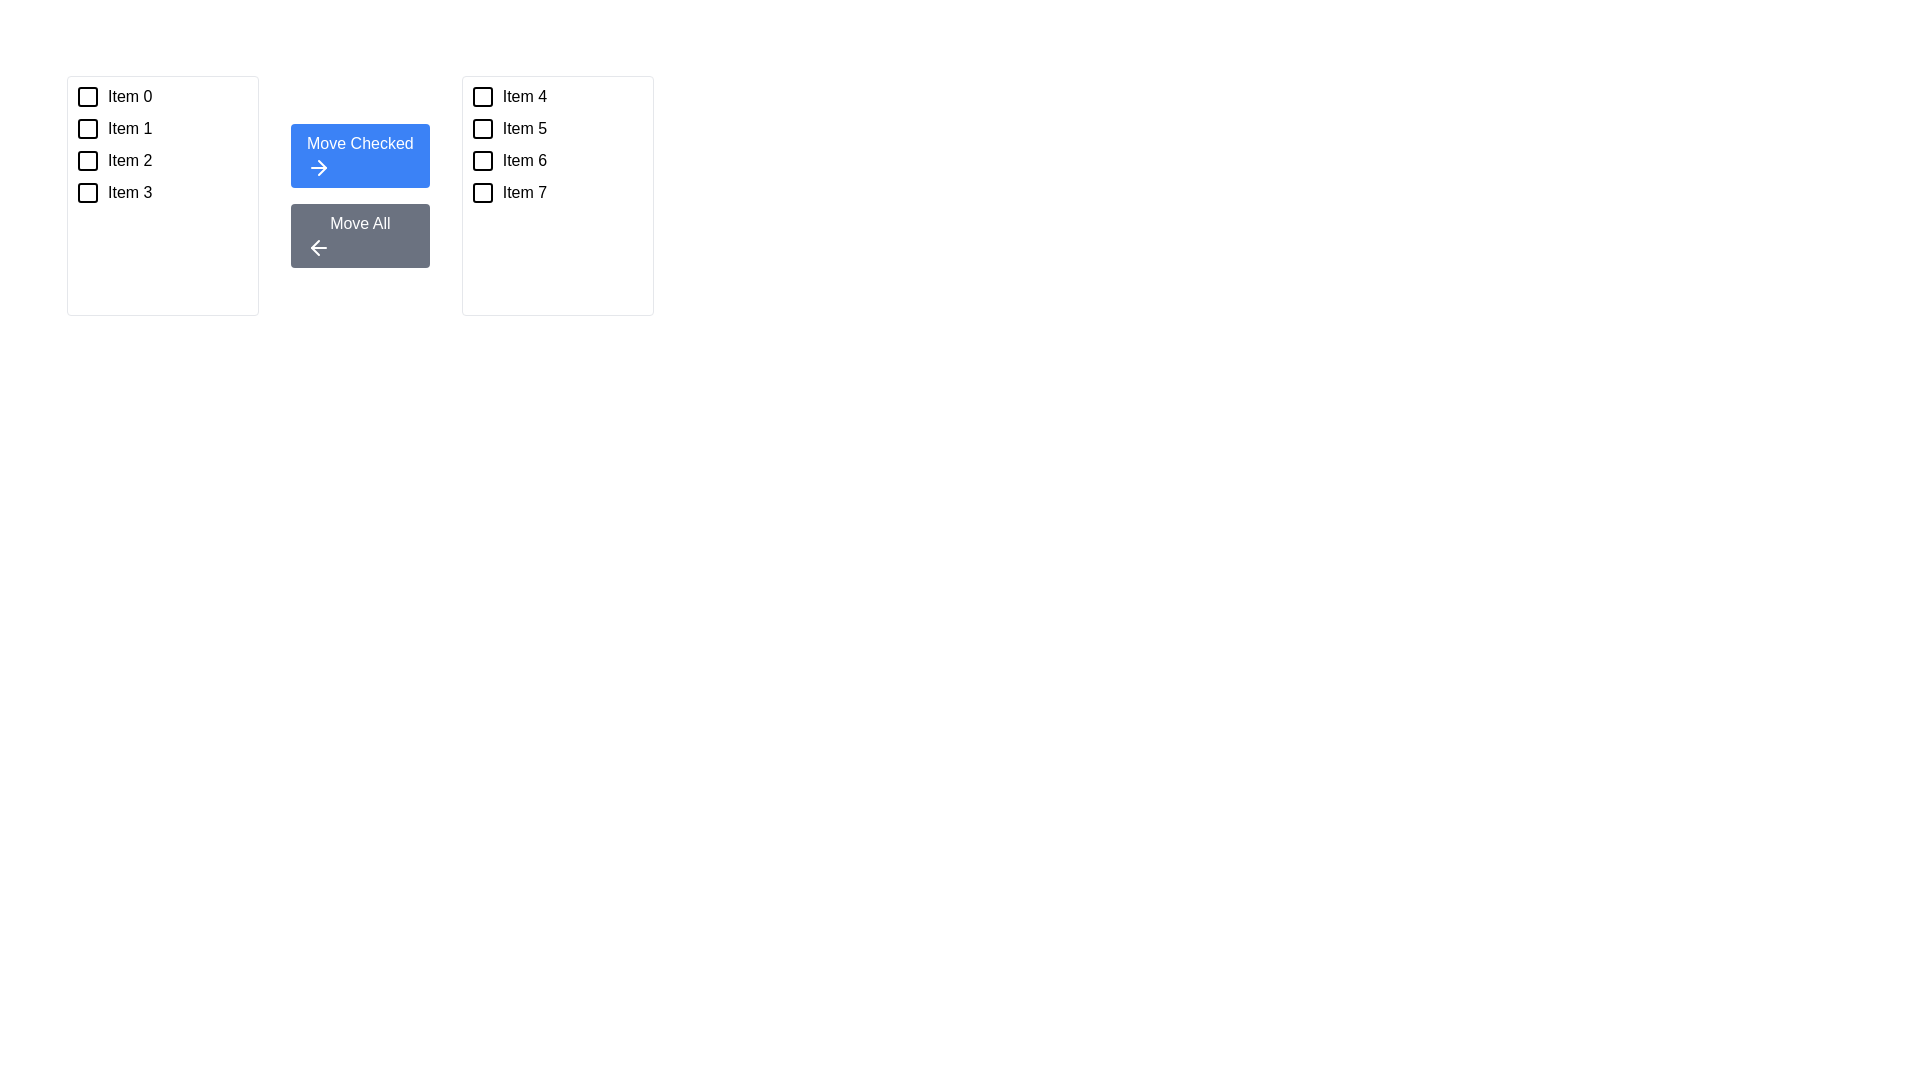 The height and width of the screenshot is (1080, 1920). Describe the element at coordinates (482, 192) in the screenshot. I see `the square-shaped icon with a thin black outline` at that location.